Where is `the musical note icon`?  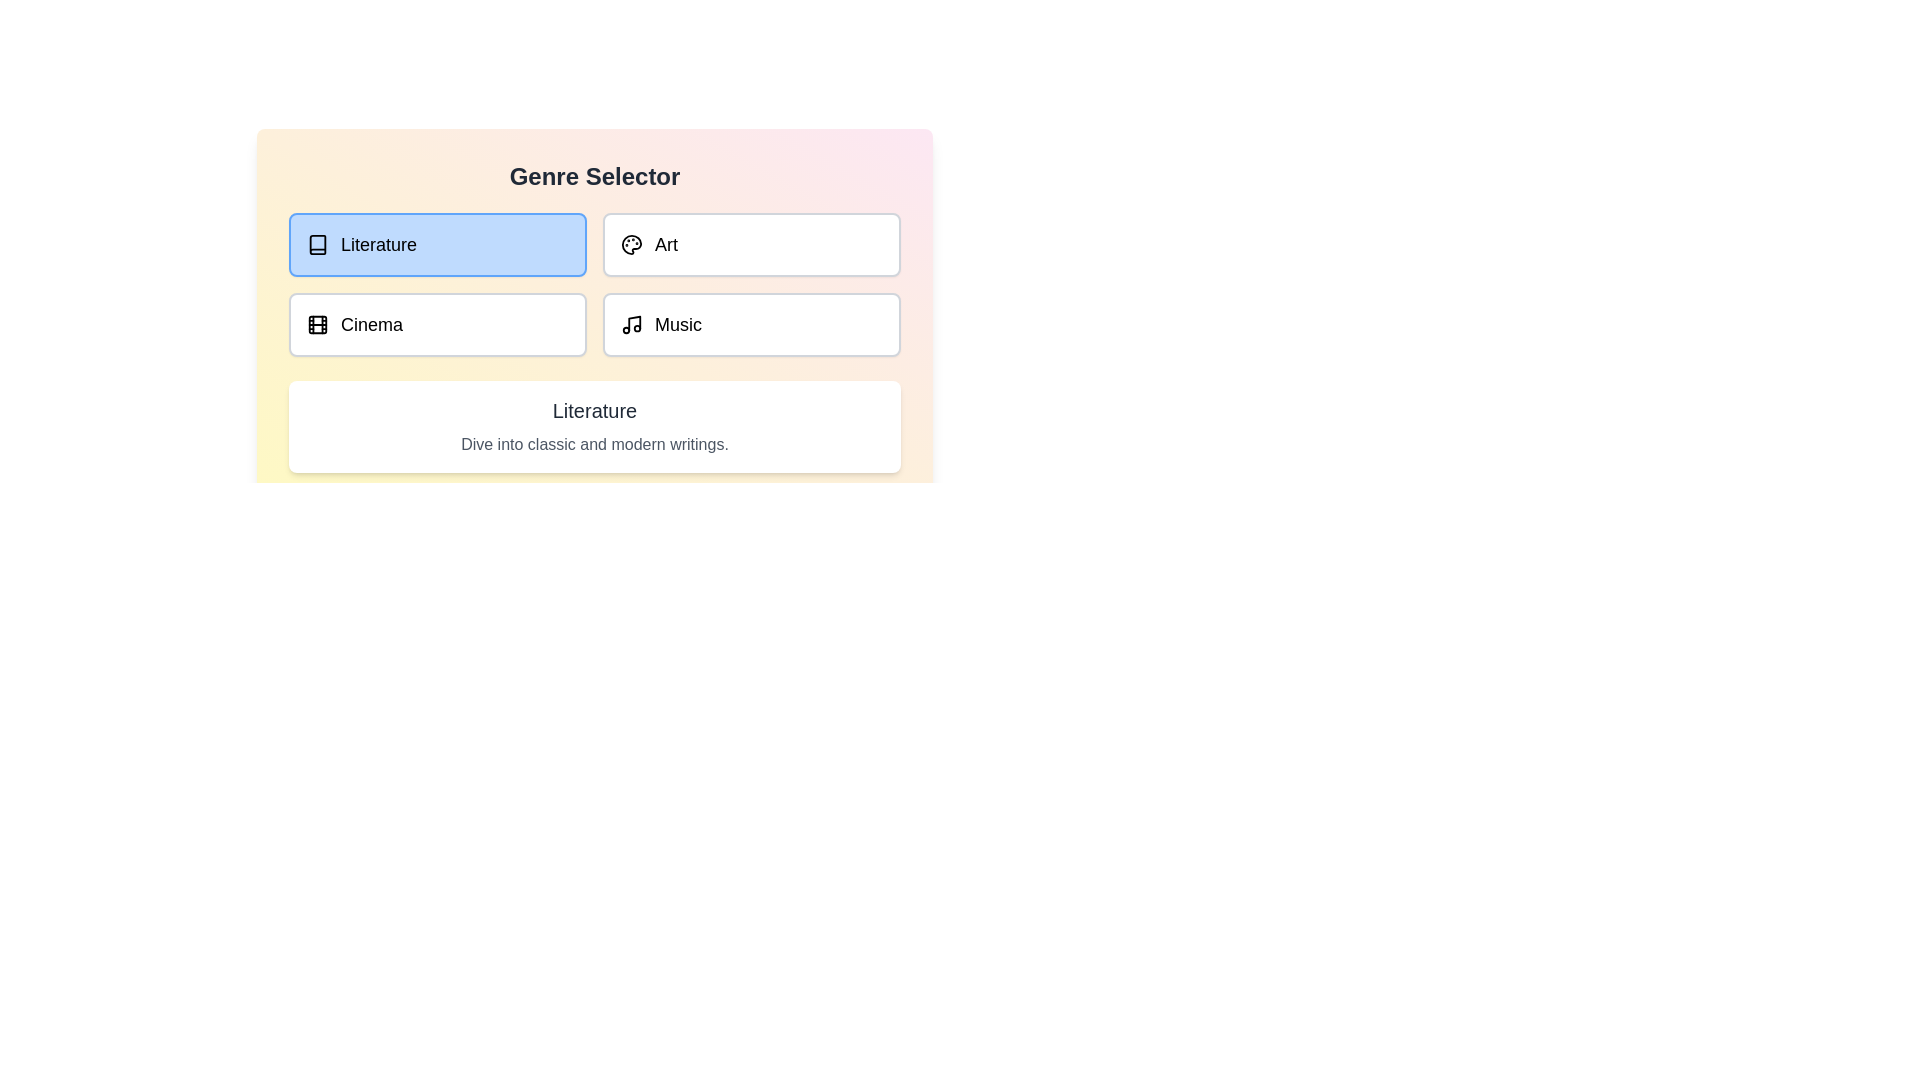
the musical note icon is located at coordinates (633, 322).